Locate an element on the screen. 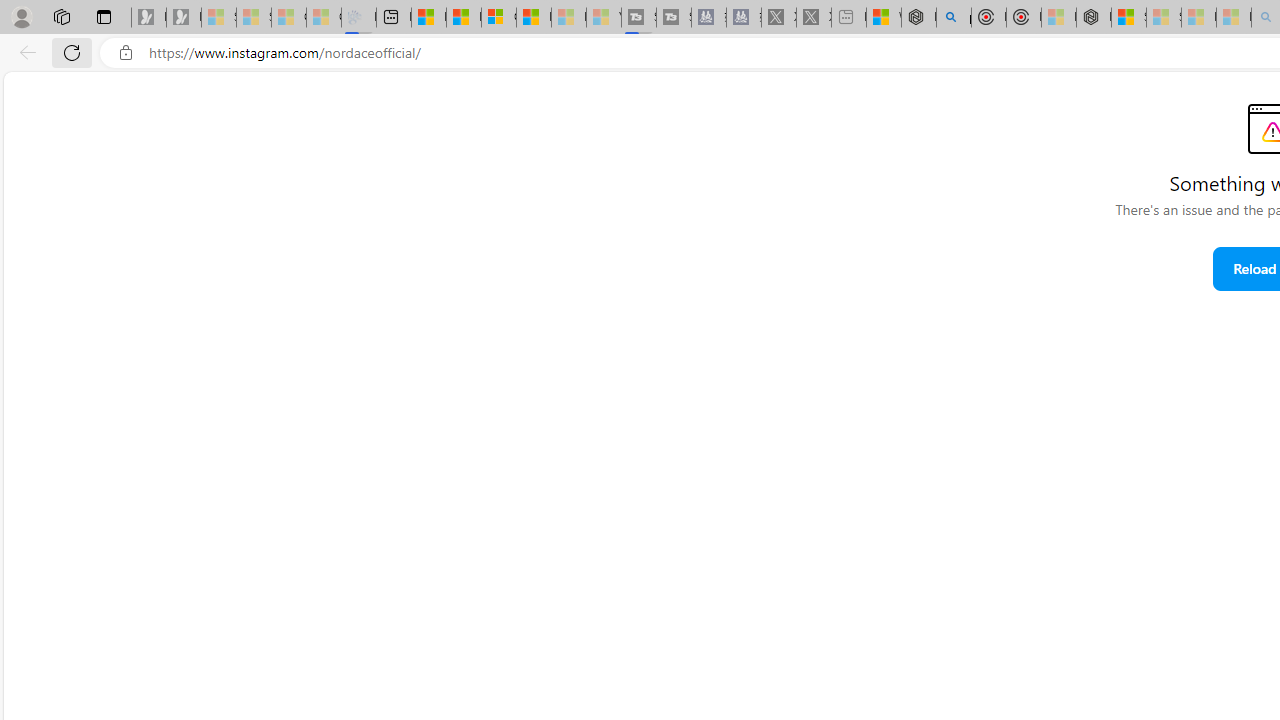  'Wildlife - MSN' is located at coordinates (882, 17).